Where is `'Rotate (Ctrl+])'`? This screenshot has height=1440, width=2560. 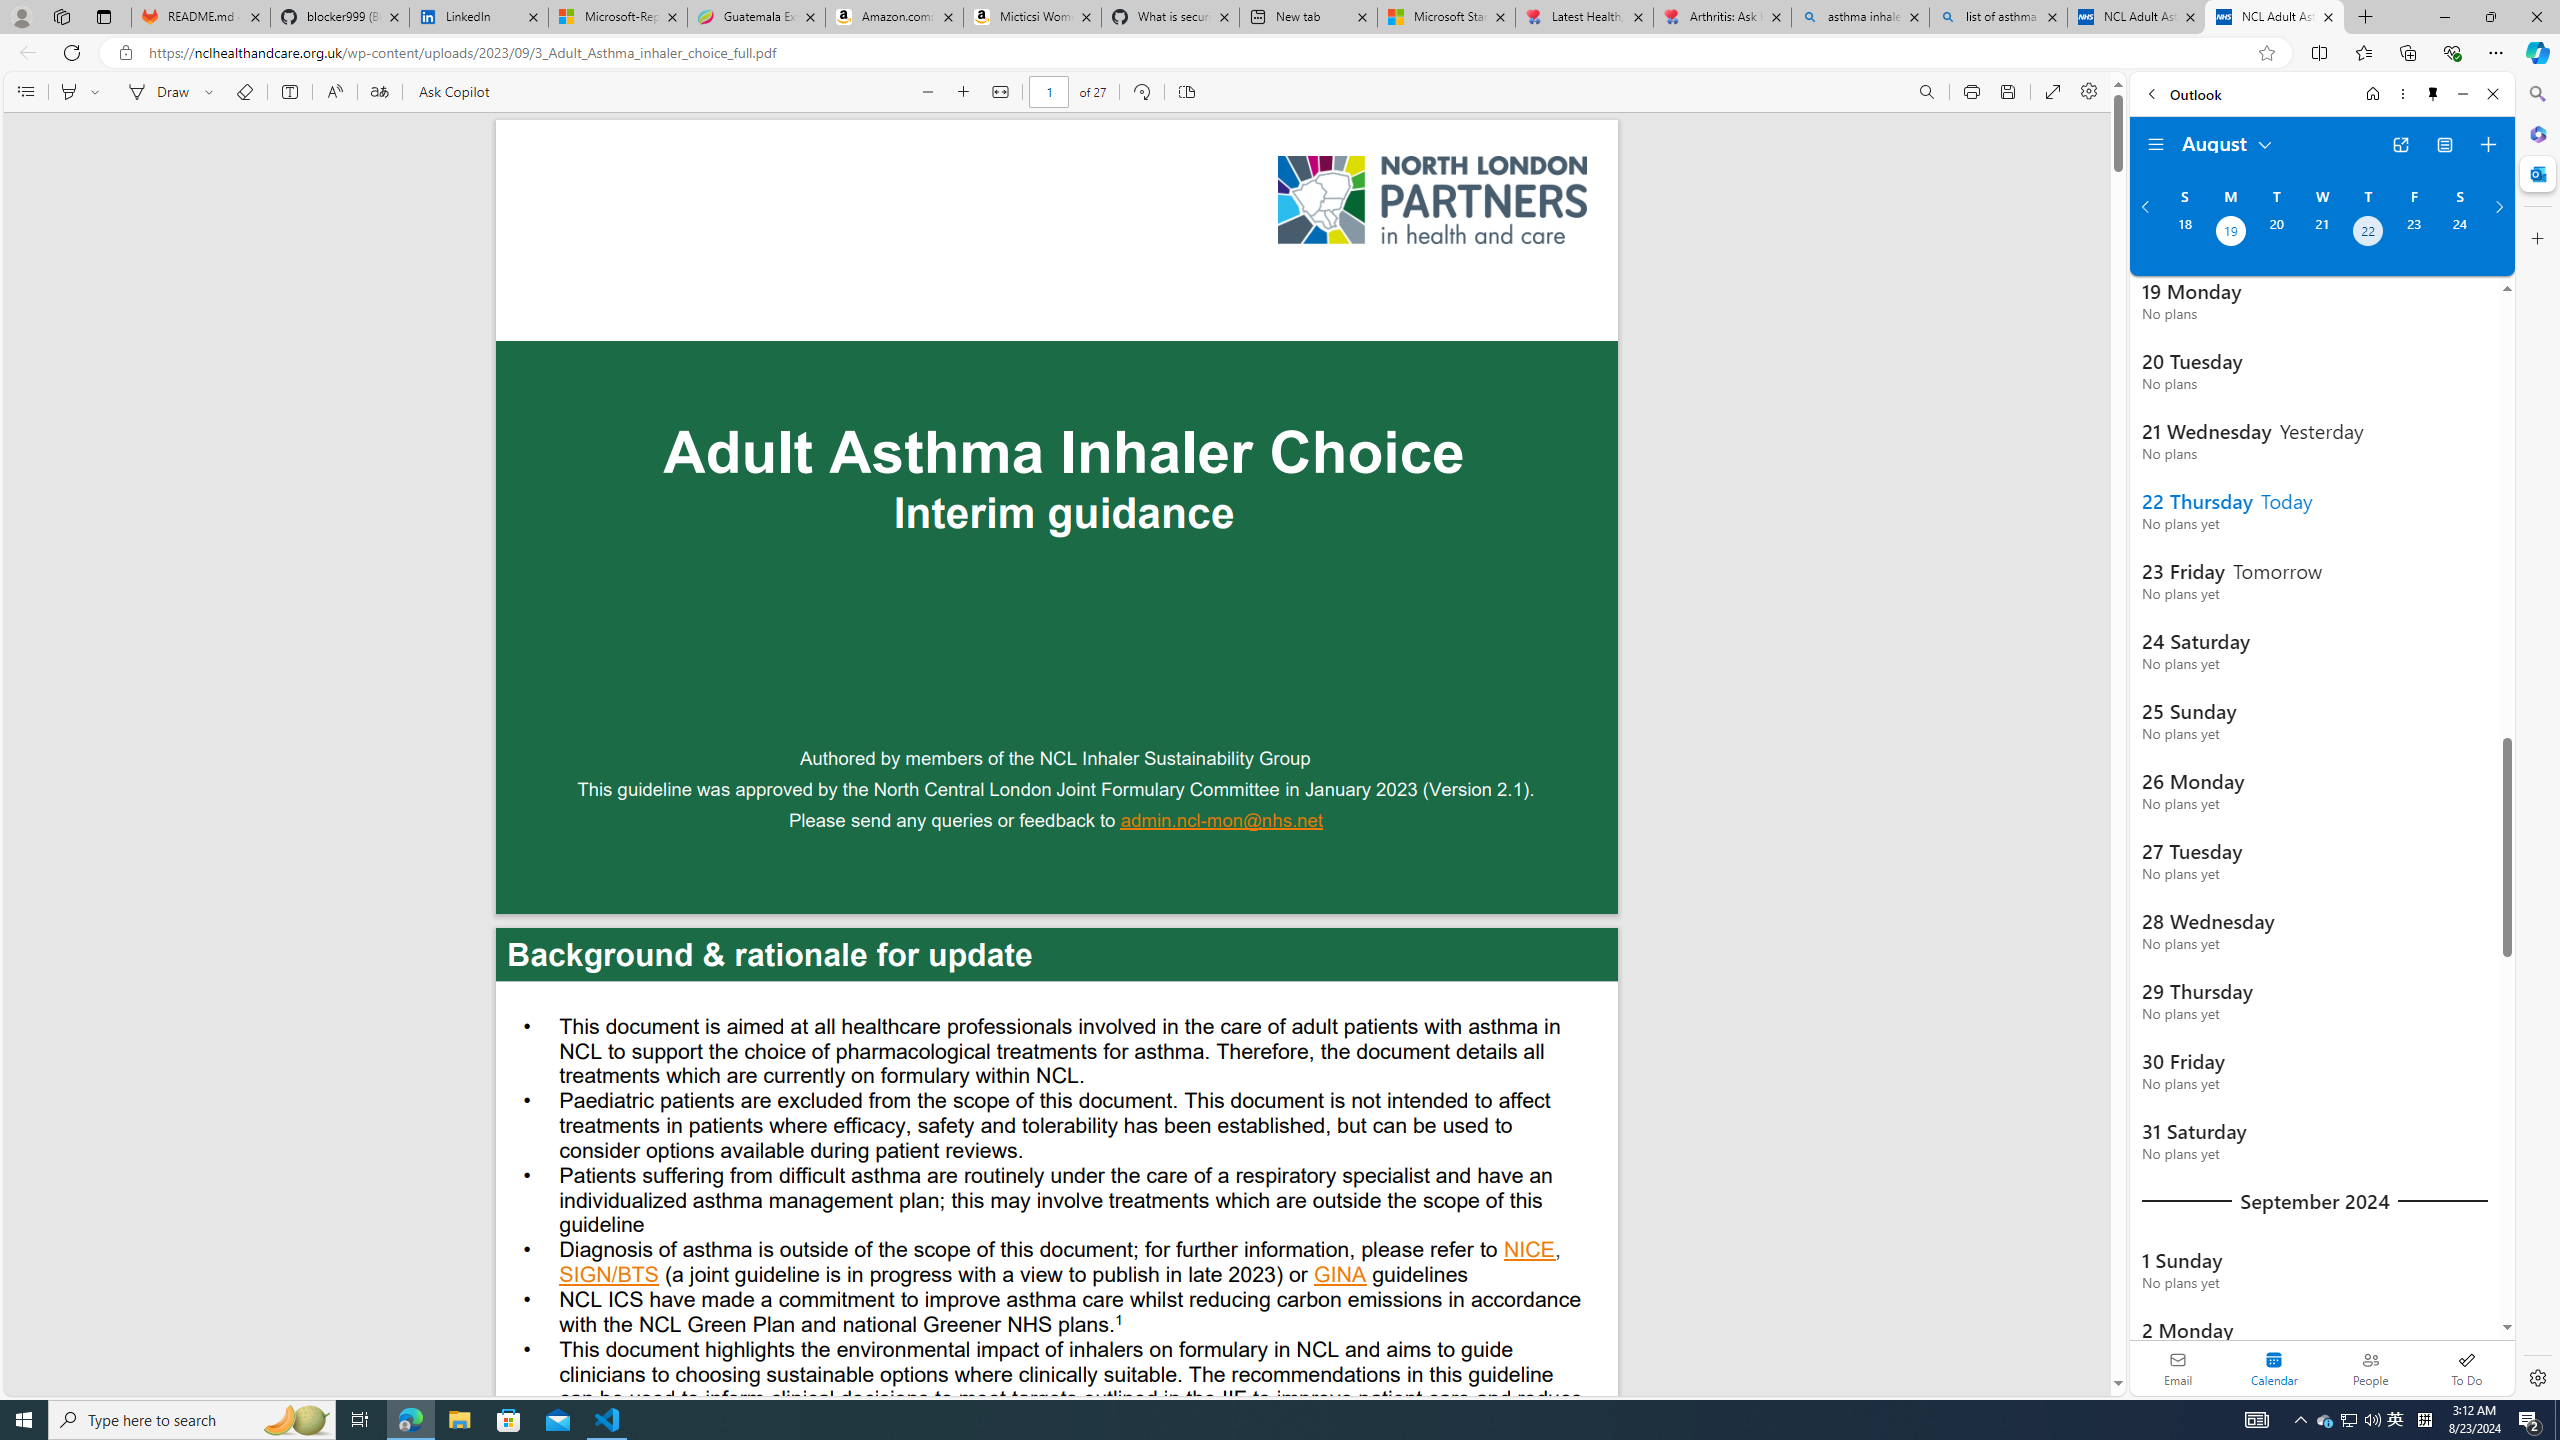 'Rotate (Ctrl+])' is located at coordinates (1141, 91).